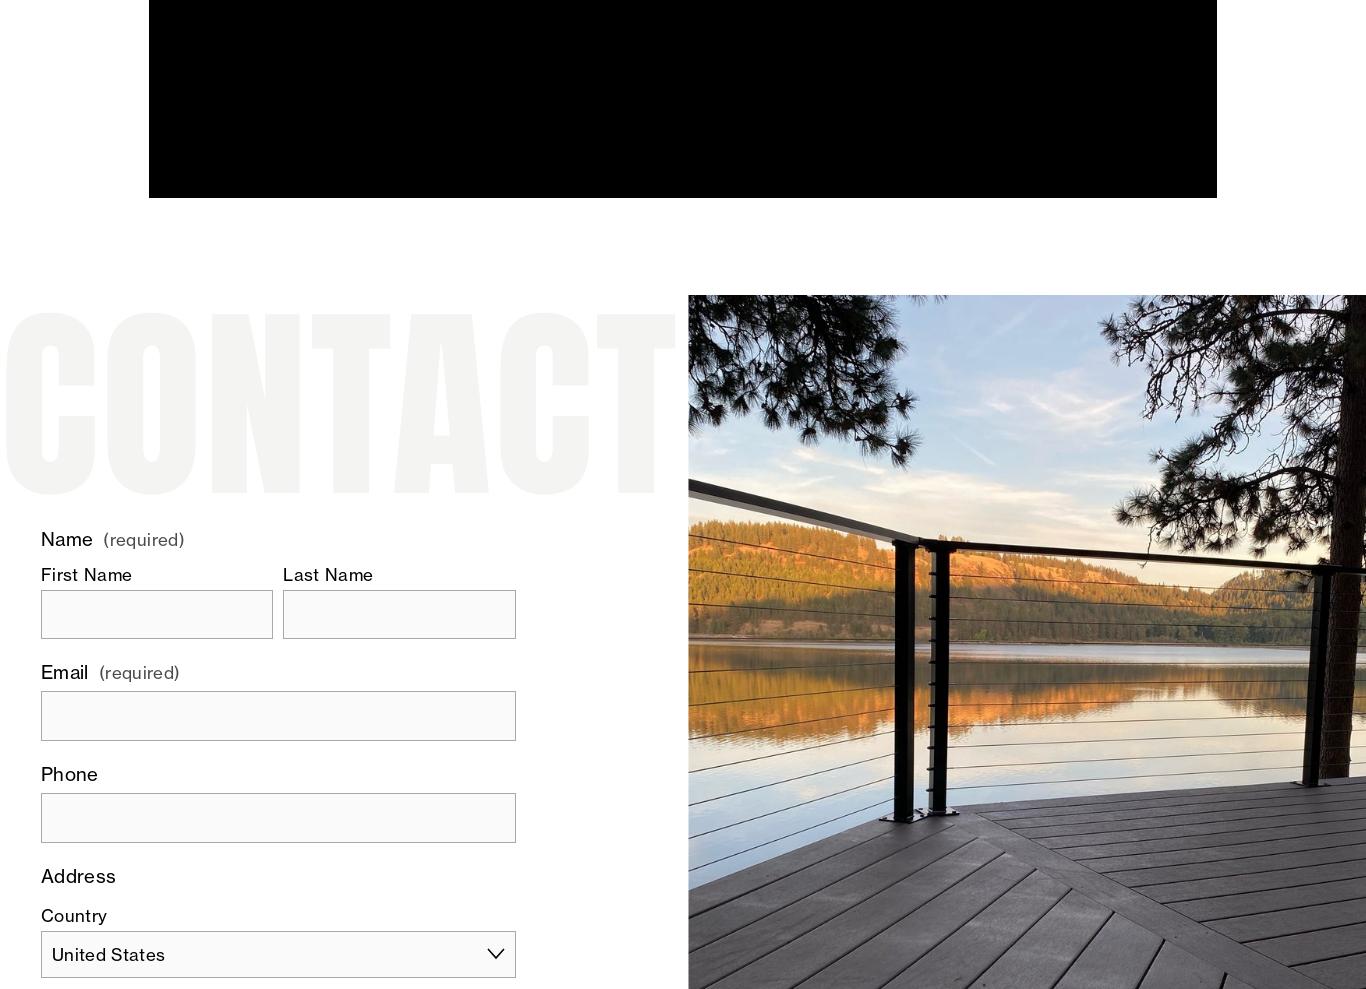 Image resolution: width=1366 pixels, height=989 pixels. Describe the element at coordinates (68, 772) in the screenshot. I see `'Phone'` at that location.